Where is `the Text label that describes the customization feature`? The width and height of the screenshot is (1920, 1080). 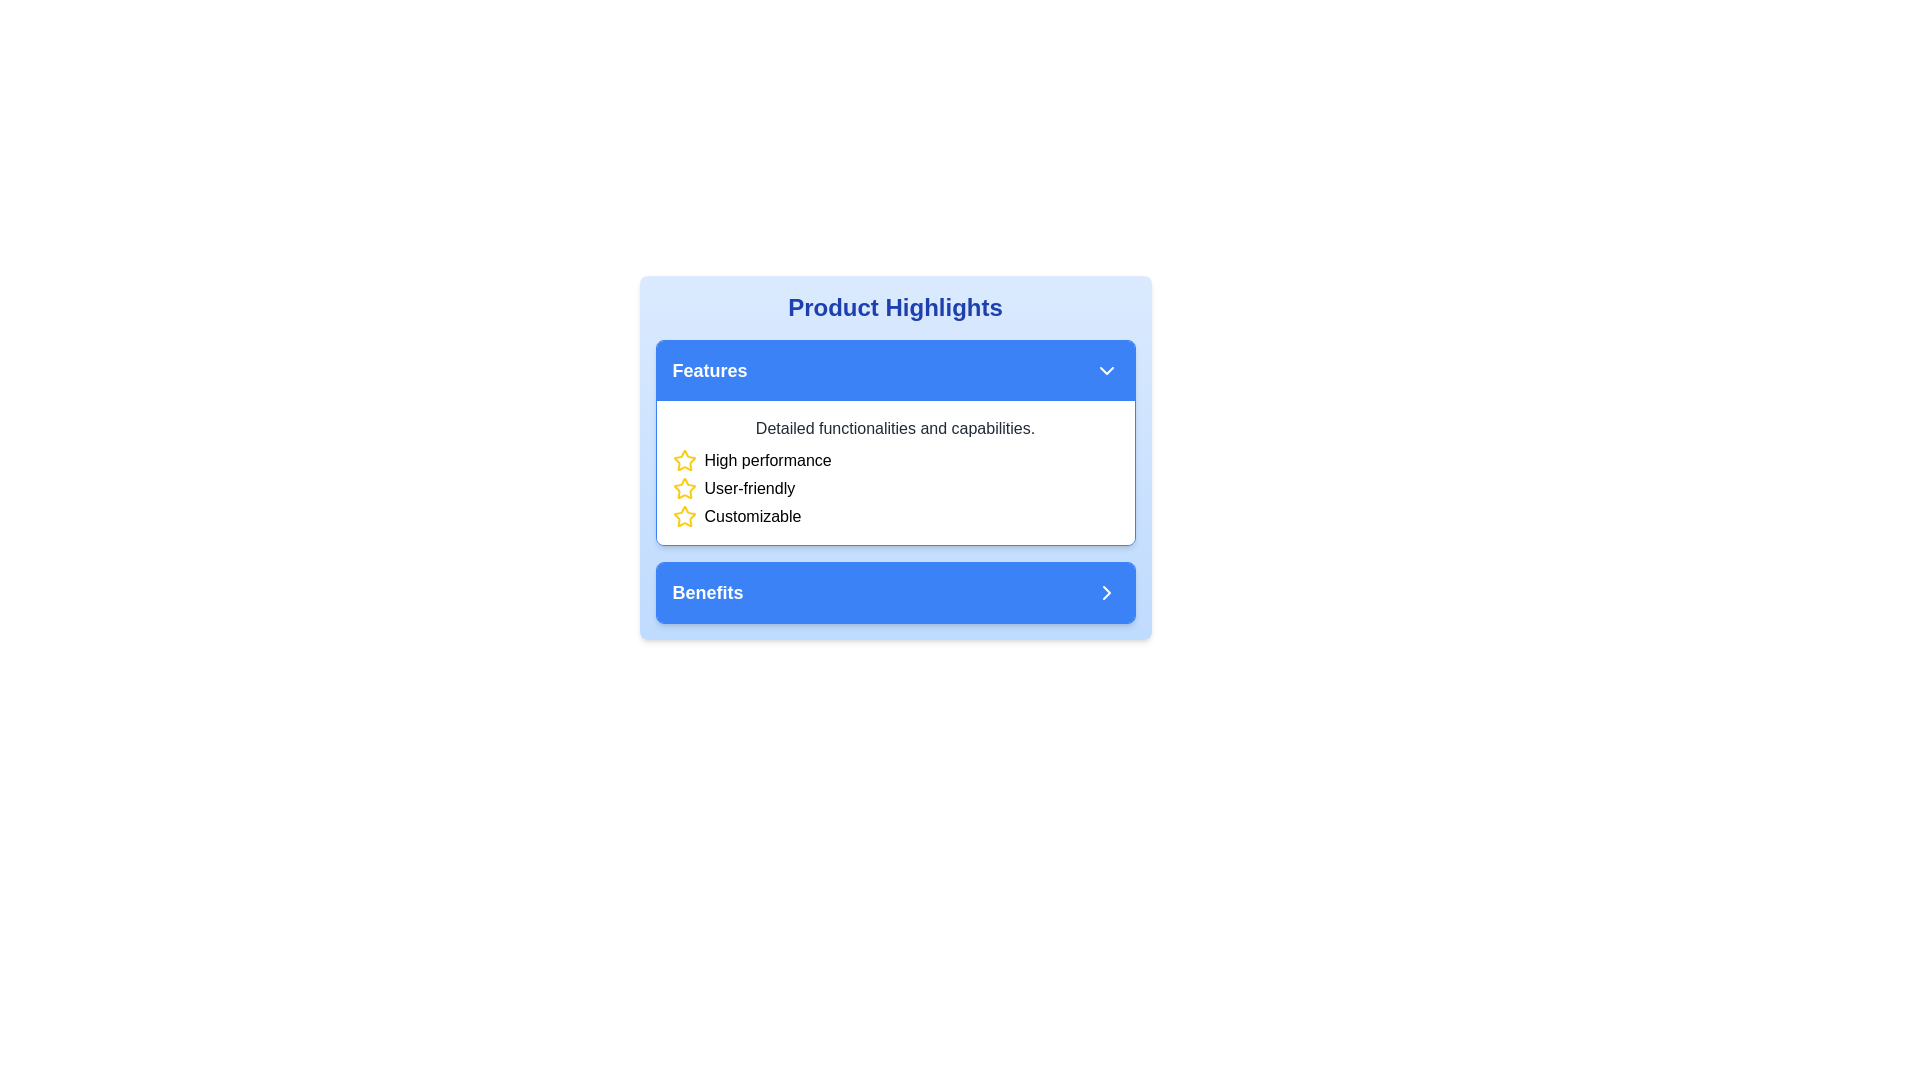
the Text label that describes the customization feature is located at coordinates (752, 515).